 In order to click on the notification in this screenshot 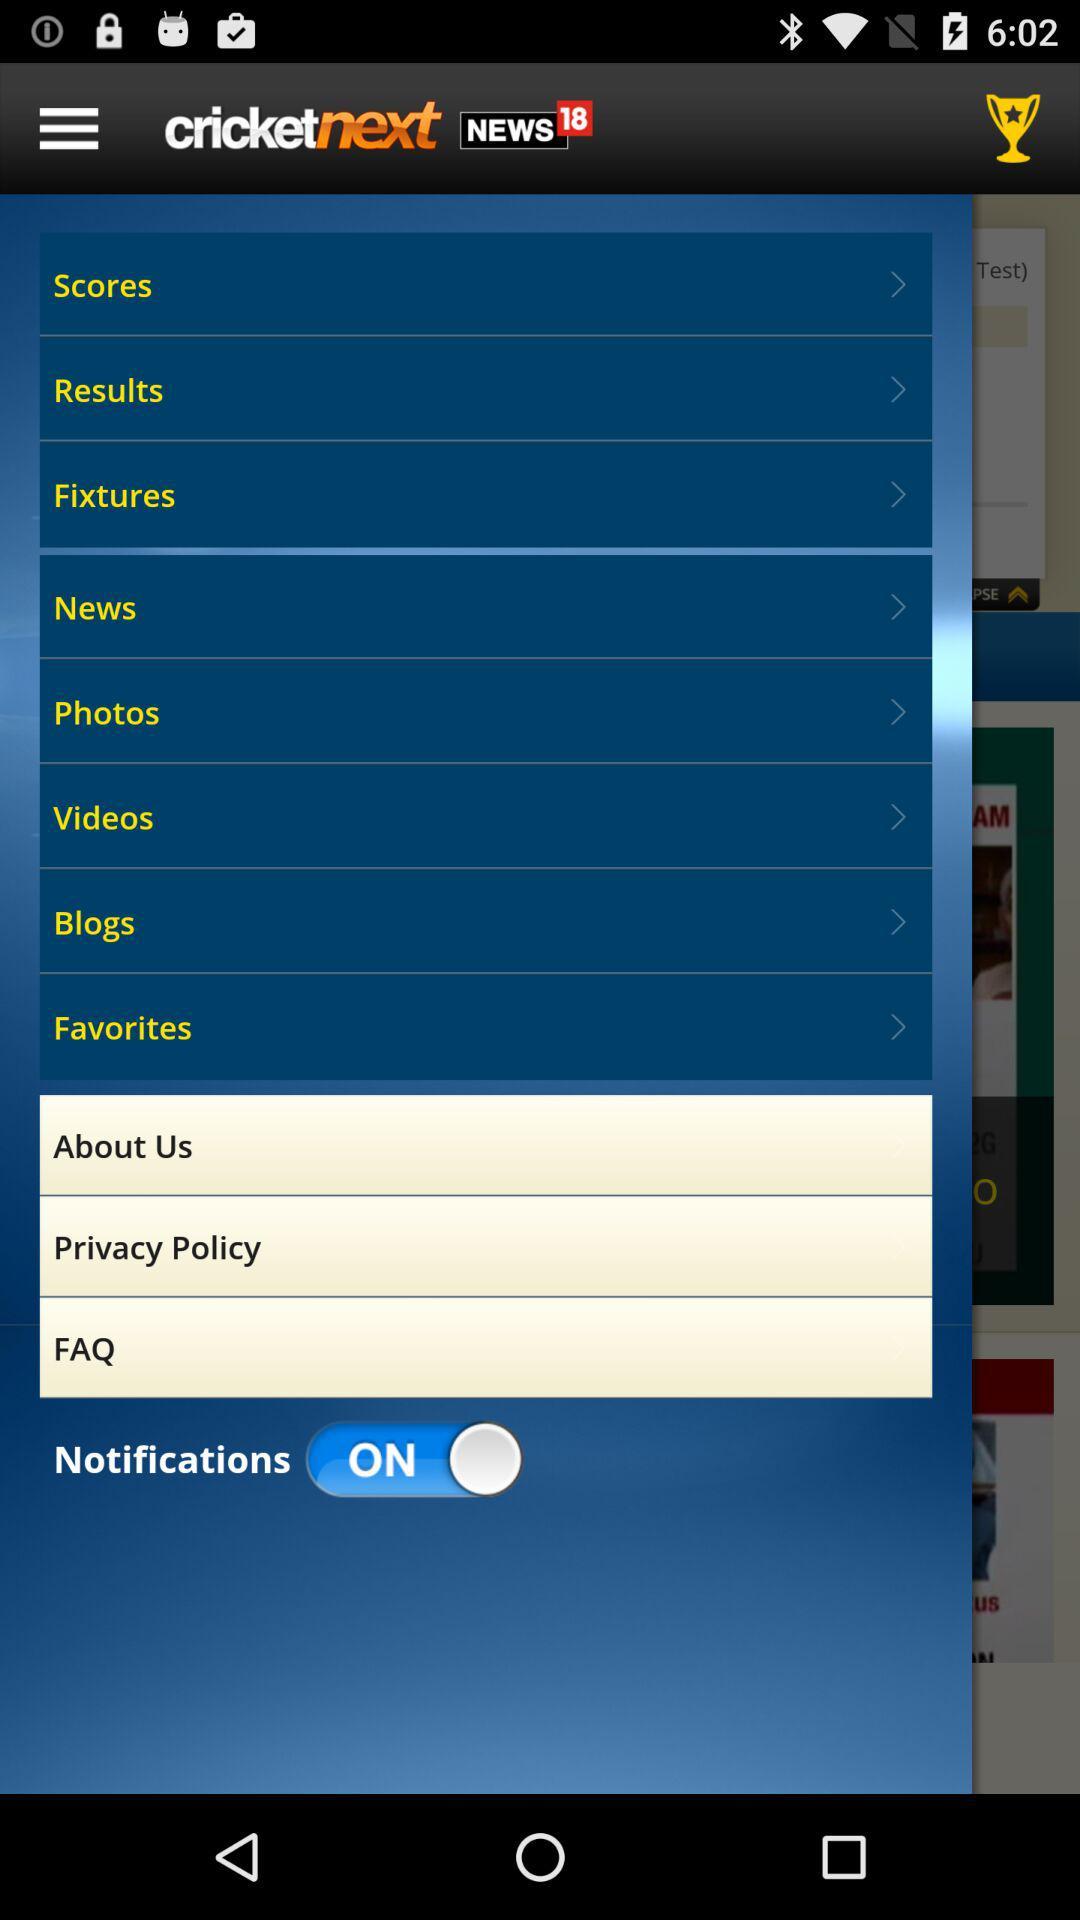, I will do `click(540, 1511)`.